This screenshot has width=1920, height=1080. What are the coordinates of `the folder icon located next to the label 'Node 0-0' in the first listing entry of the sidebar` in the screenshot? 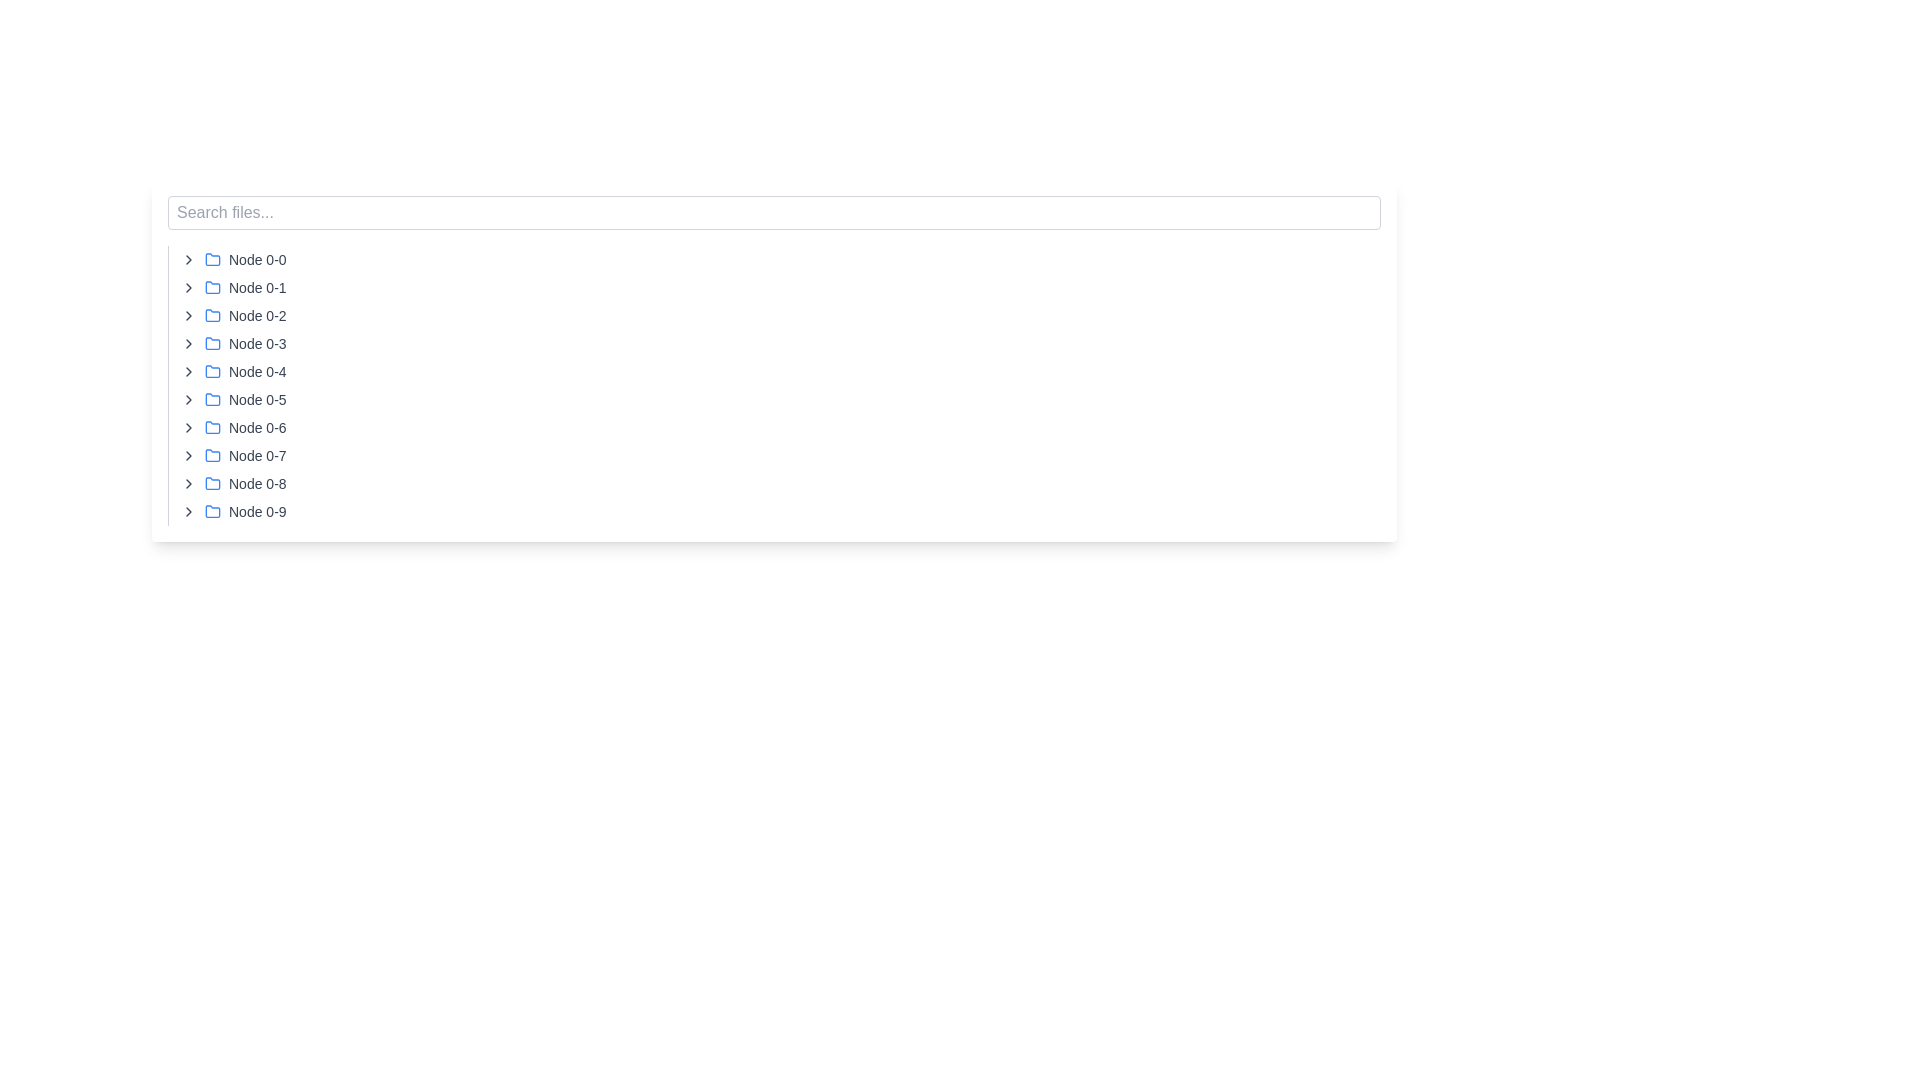 It's located at (212, 258).